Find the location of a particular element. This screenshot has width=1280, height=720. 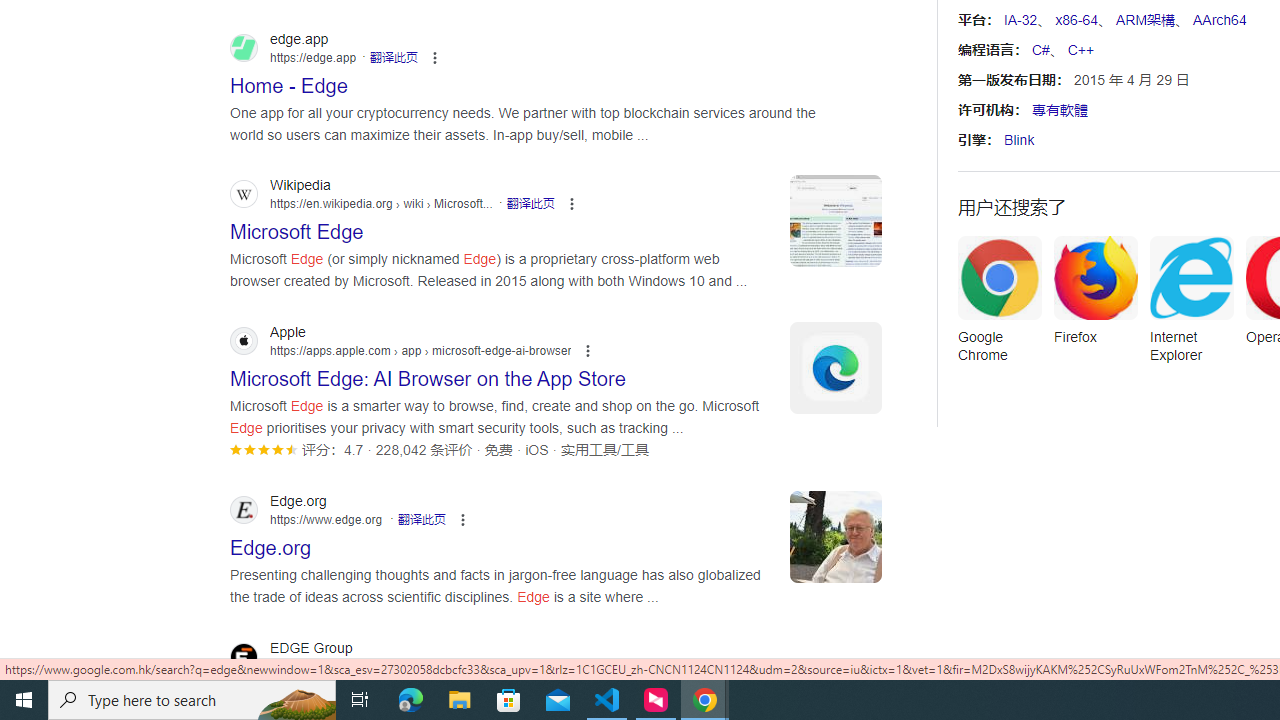

'Google Chrome' is located at coordinates (999, 306).